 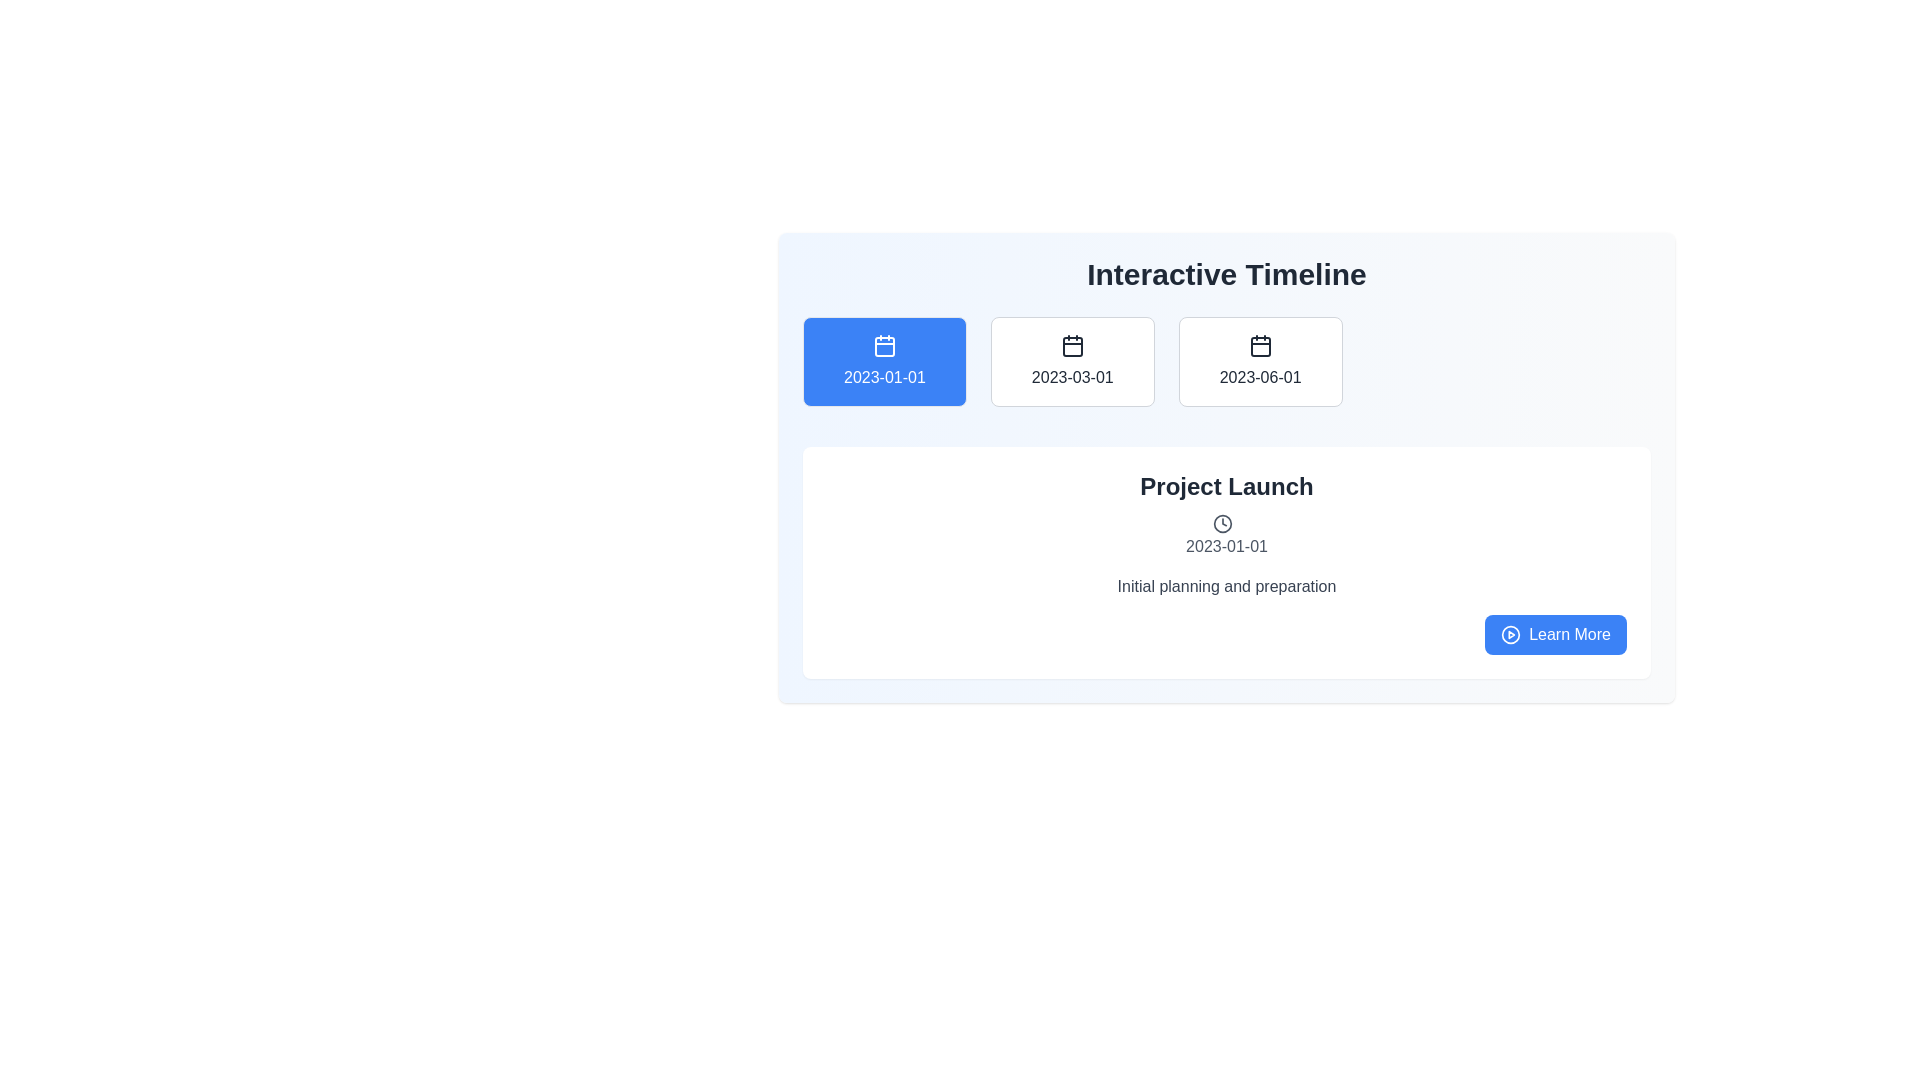 I want to click on the static text label that provides descriptive information regarding the preparation phase of the timeline, located beneath the date indicator '2023-01-01' and above the 'Learn More' button, so click(x=1226, y=585).